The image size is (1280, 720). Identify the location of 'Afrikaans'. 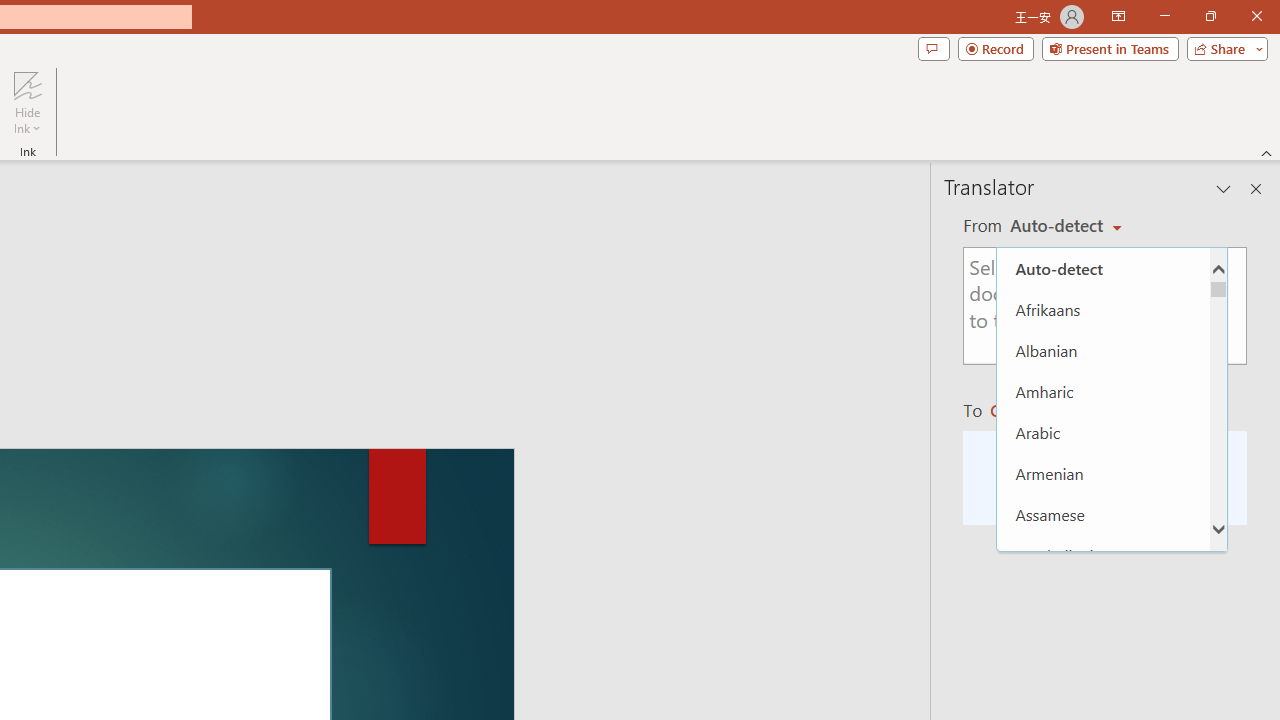
(1102, 309).